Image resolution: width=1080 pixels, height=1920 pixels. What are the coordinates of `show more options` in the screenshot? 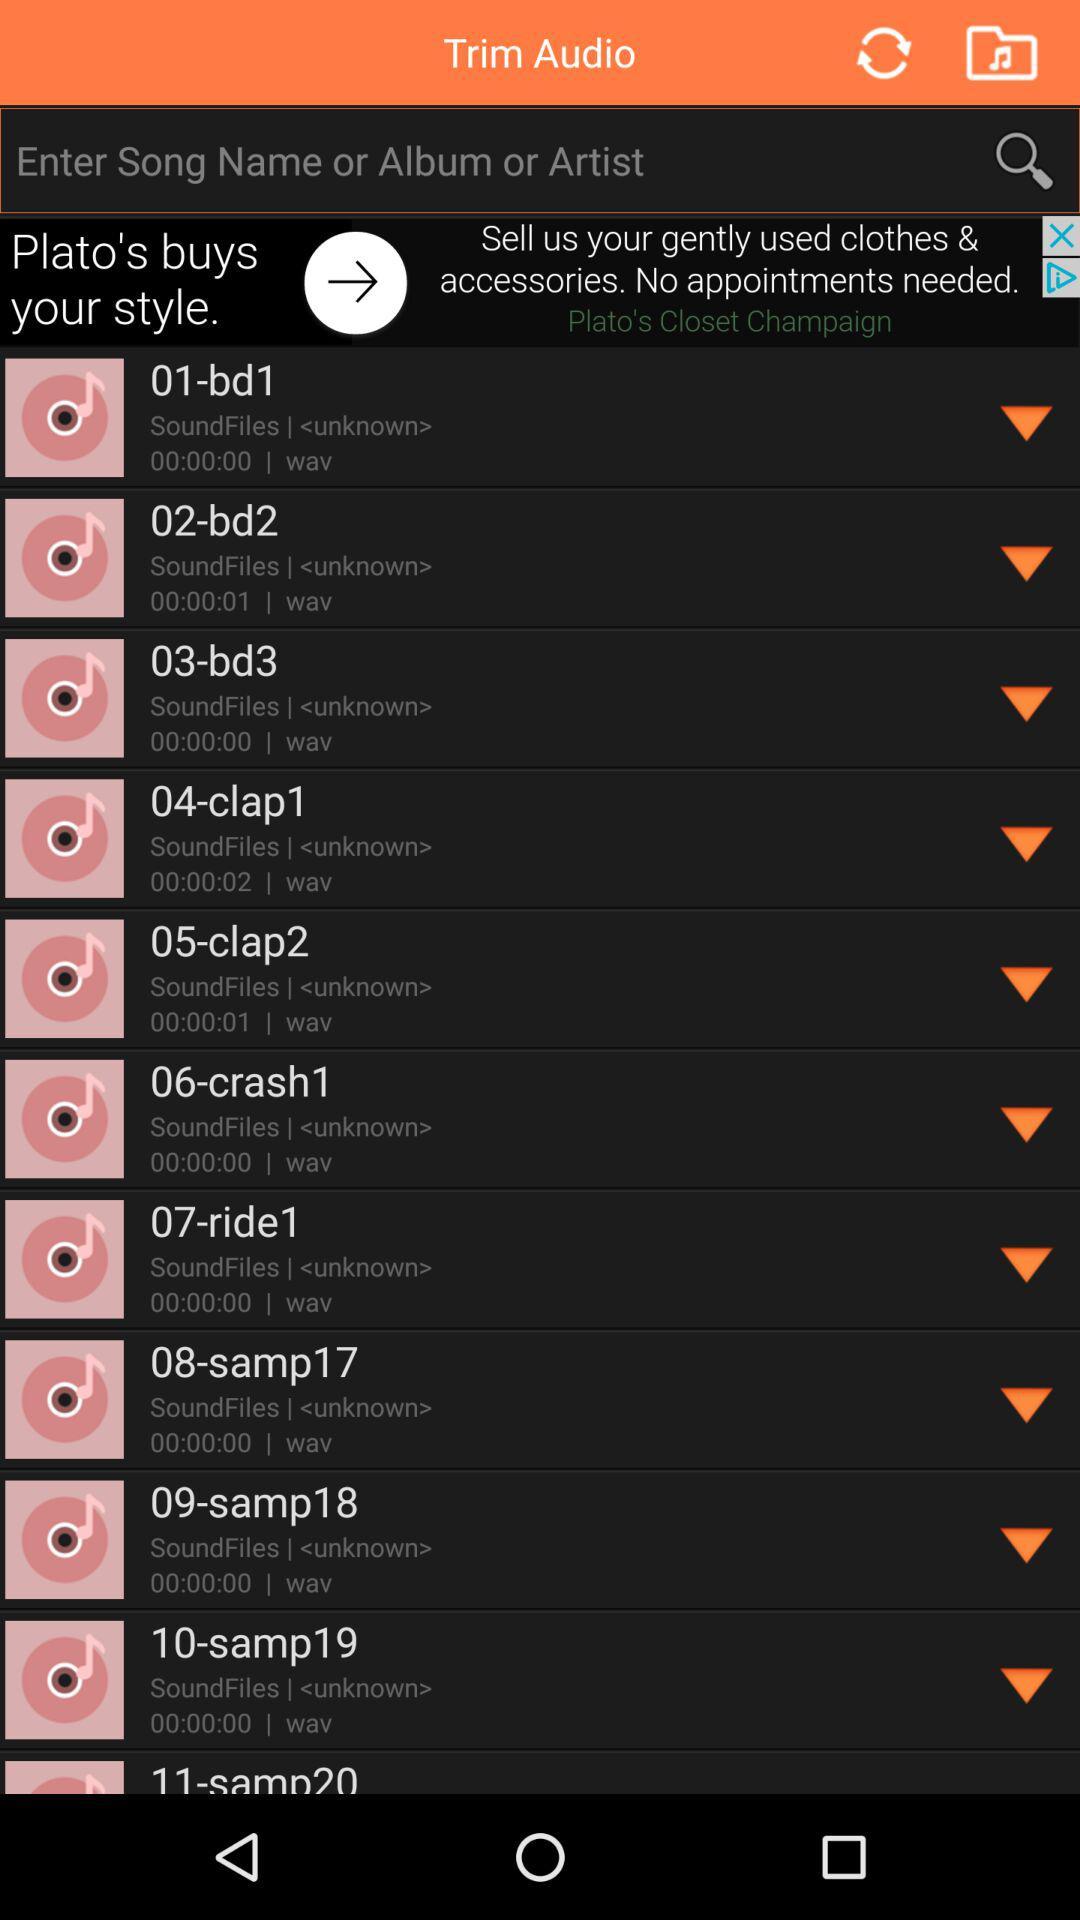 It's located at (1027, 698).